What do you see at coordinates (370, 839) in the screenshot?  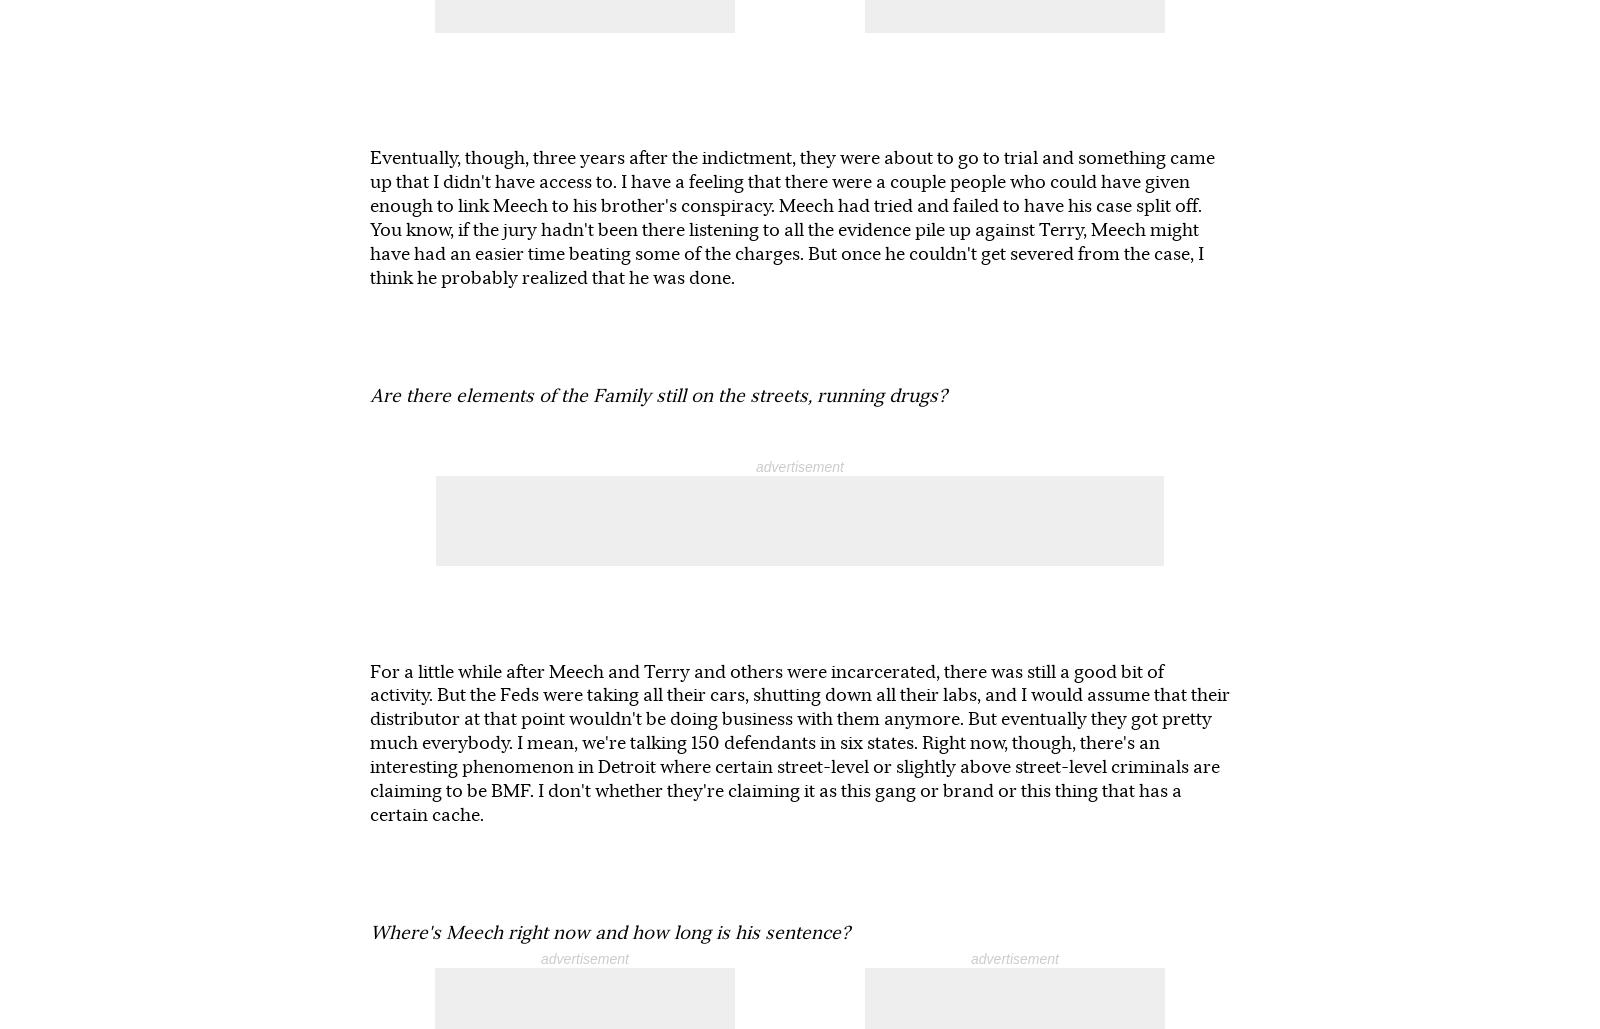 I see `'Books & Books, 9700 Collins Ave., Bal Harbour. The author event starts at 7:30 p.m. and it's free. Visit'` at bounding box center [370, 839].